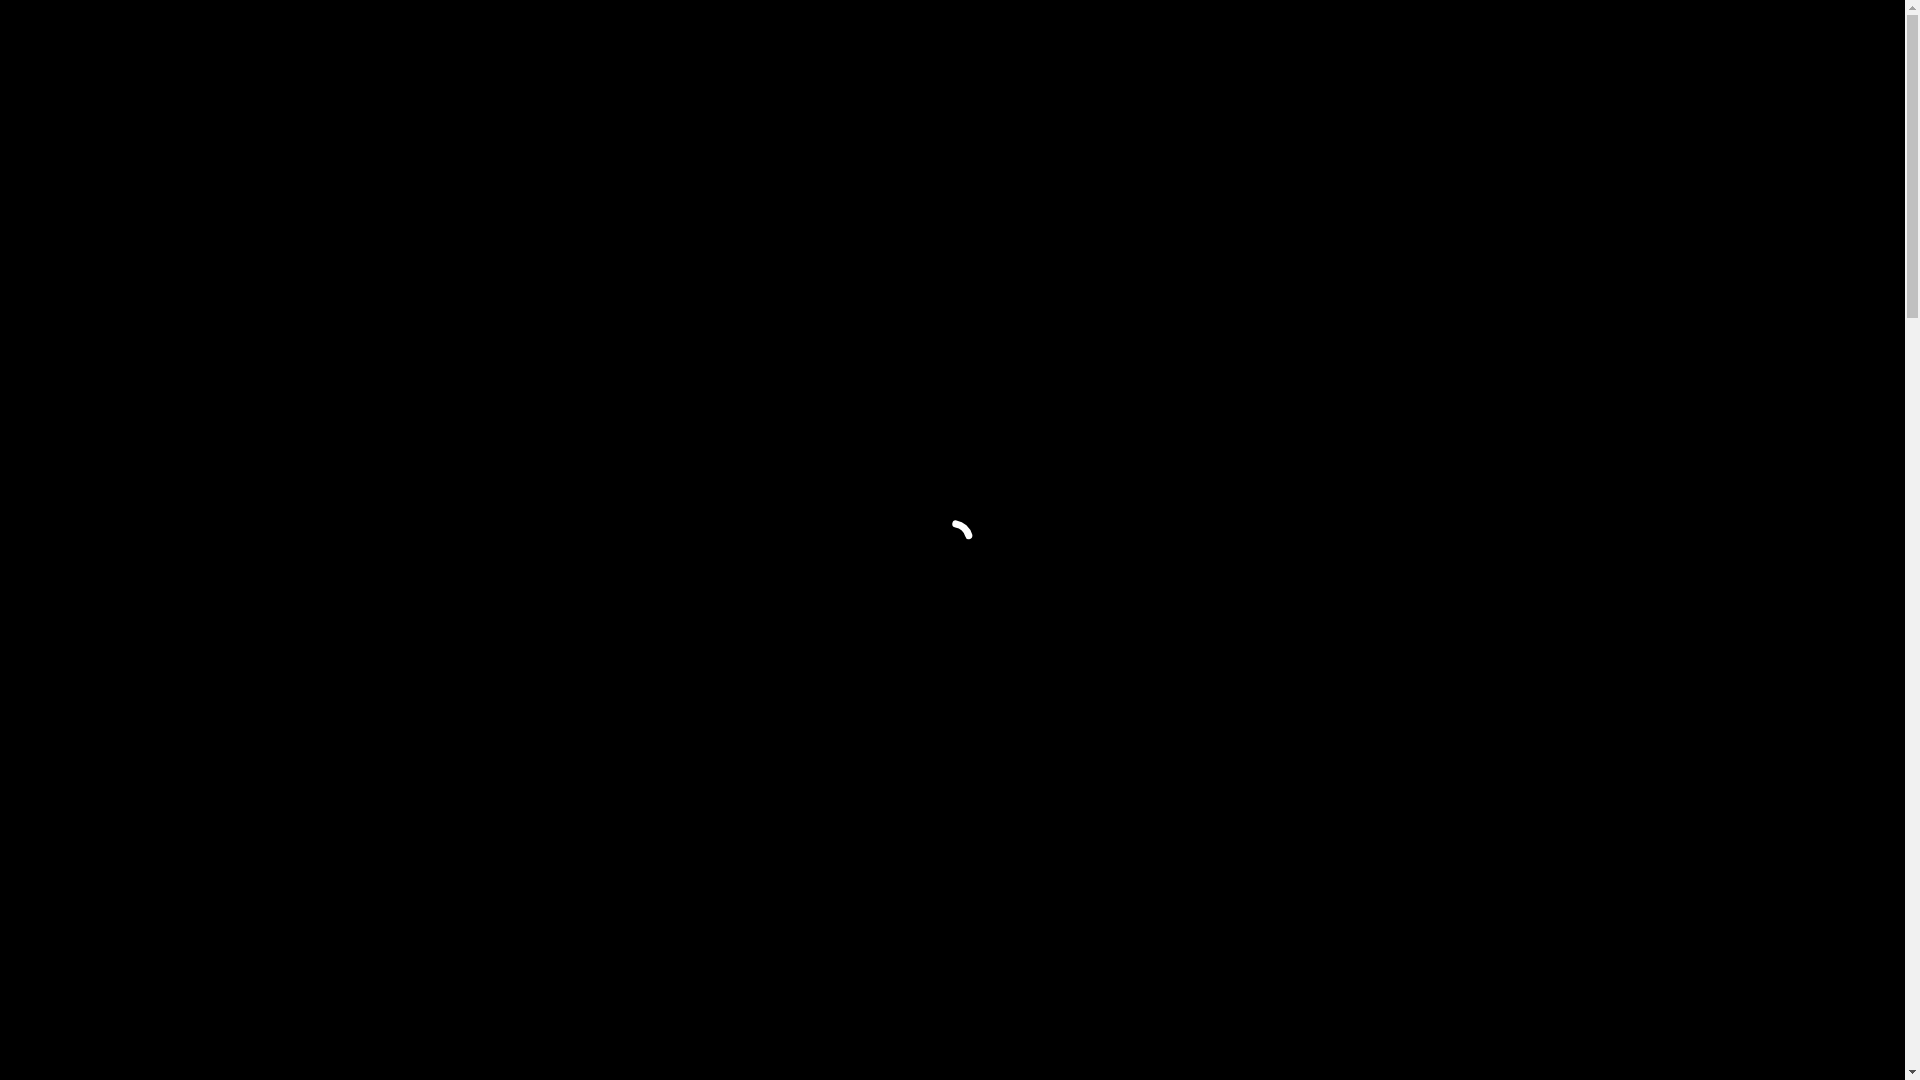 The image size is (1920, 1080). What do you see at coordinates (1112, 46) in the screenshot?
I see `'Home'` at bounding box center [1112, 46].